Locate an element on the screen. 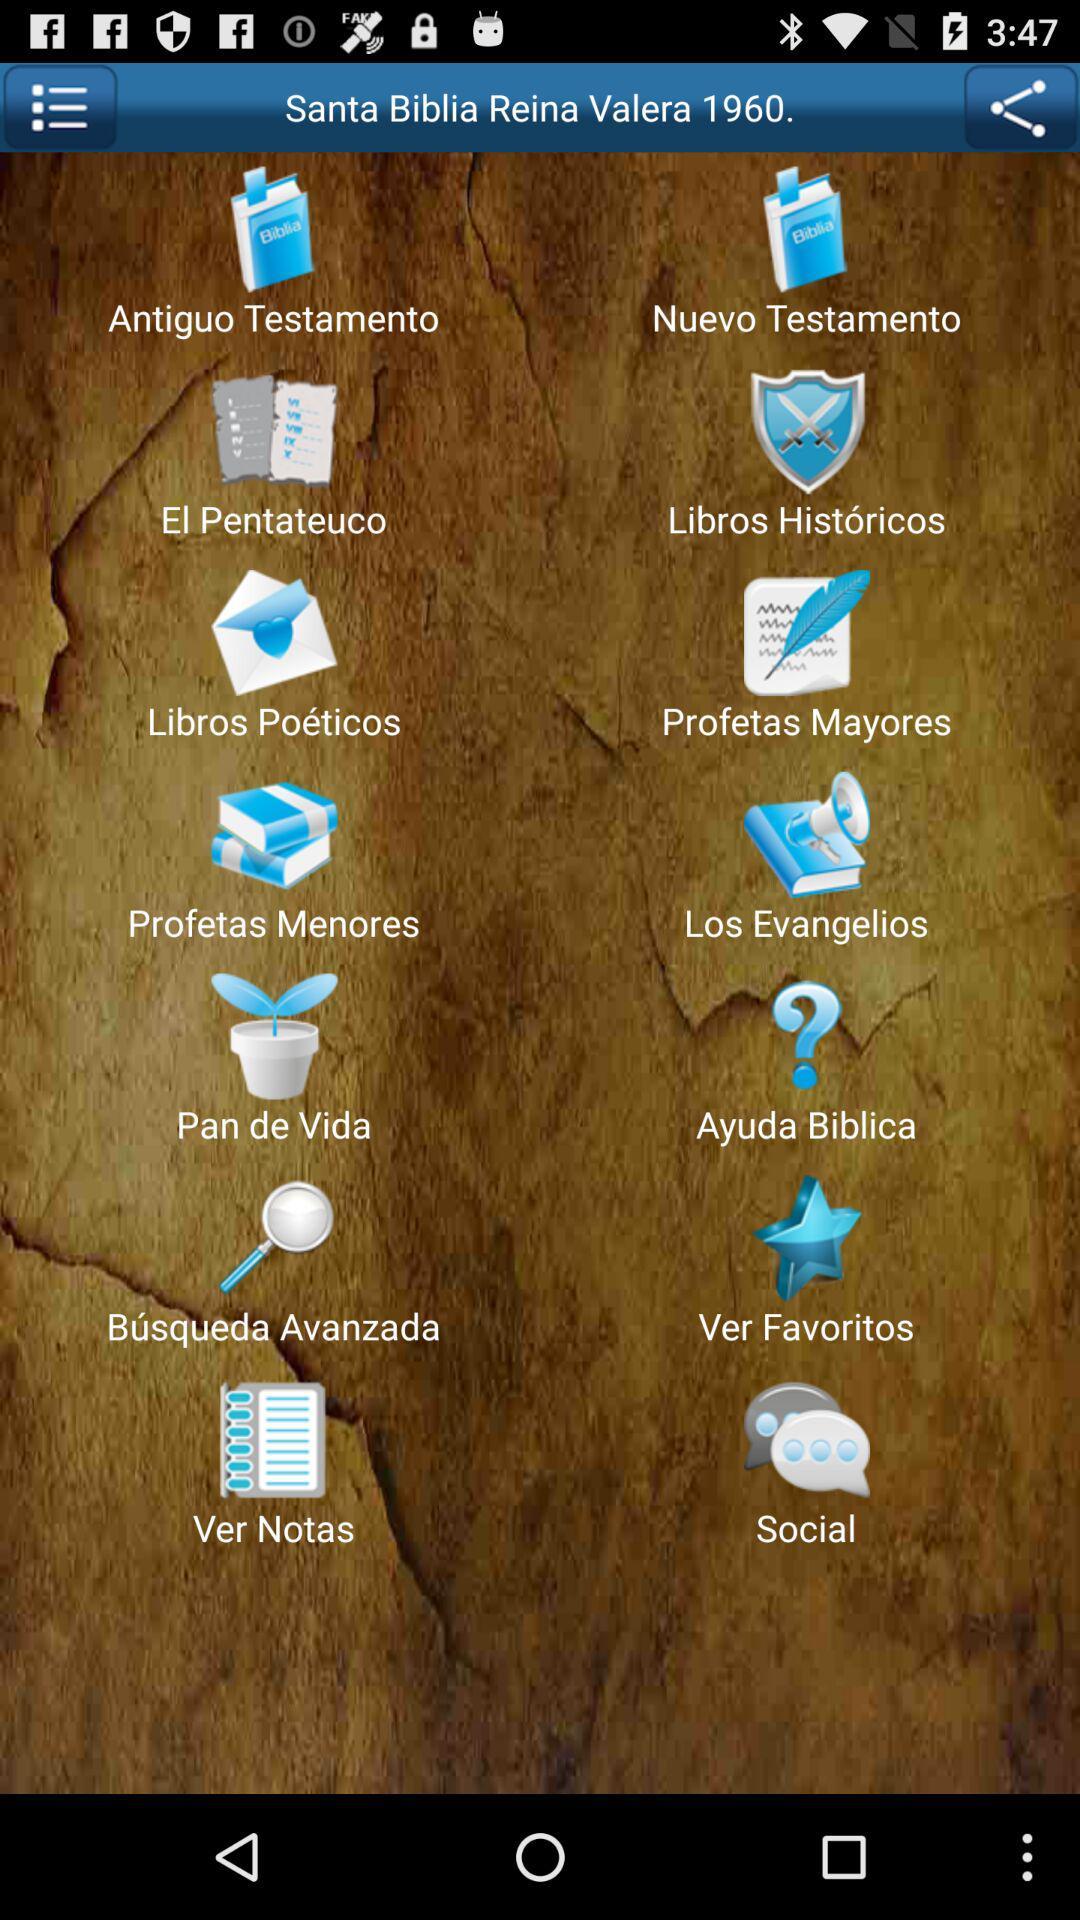 The image size is (1080, 1920). item next to the santa biblia reina app is located at coordinates (1020, 106).